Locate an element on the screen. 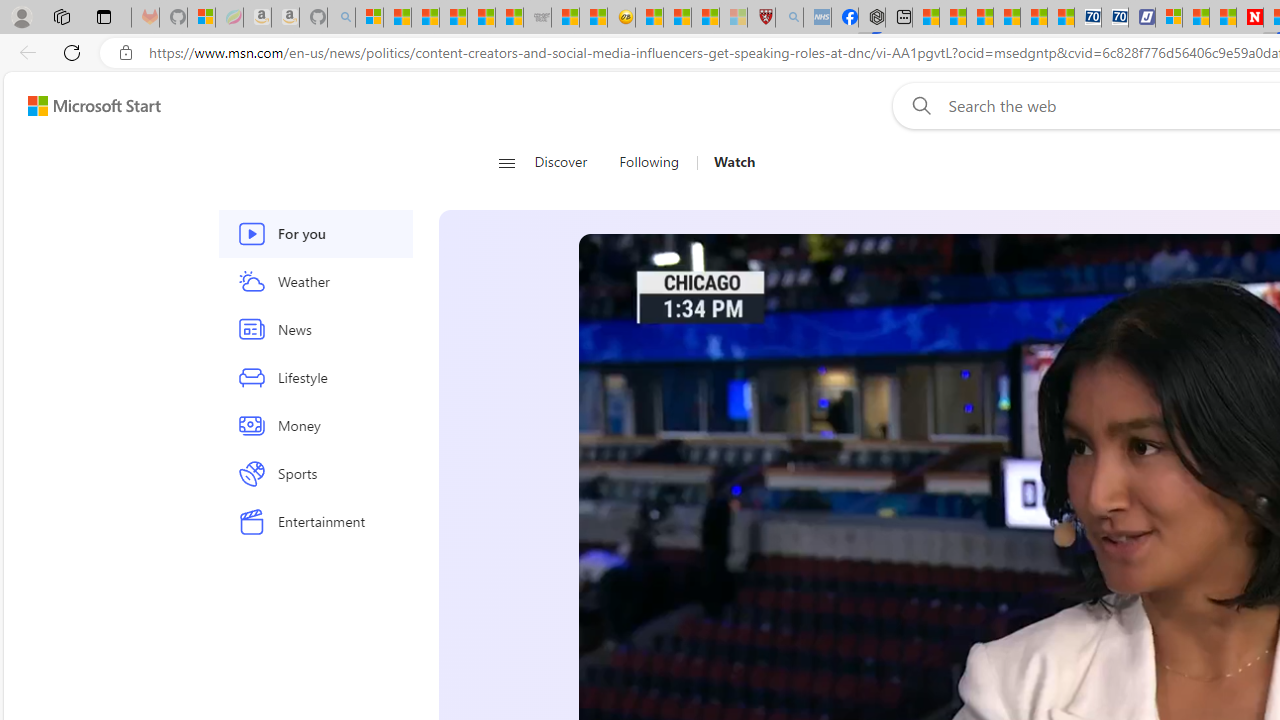  'Watch' is located at coordinates (726, 162).